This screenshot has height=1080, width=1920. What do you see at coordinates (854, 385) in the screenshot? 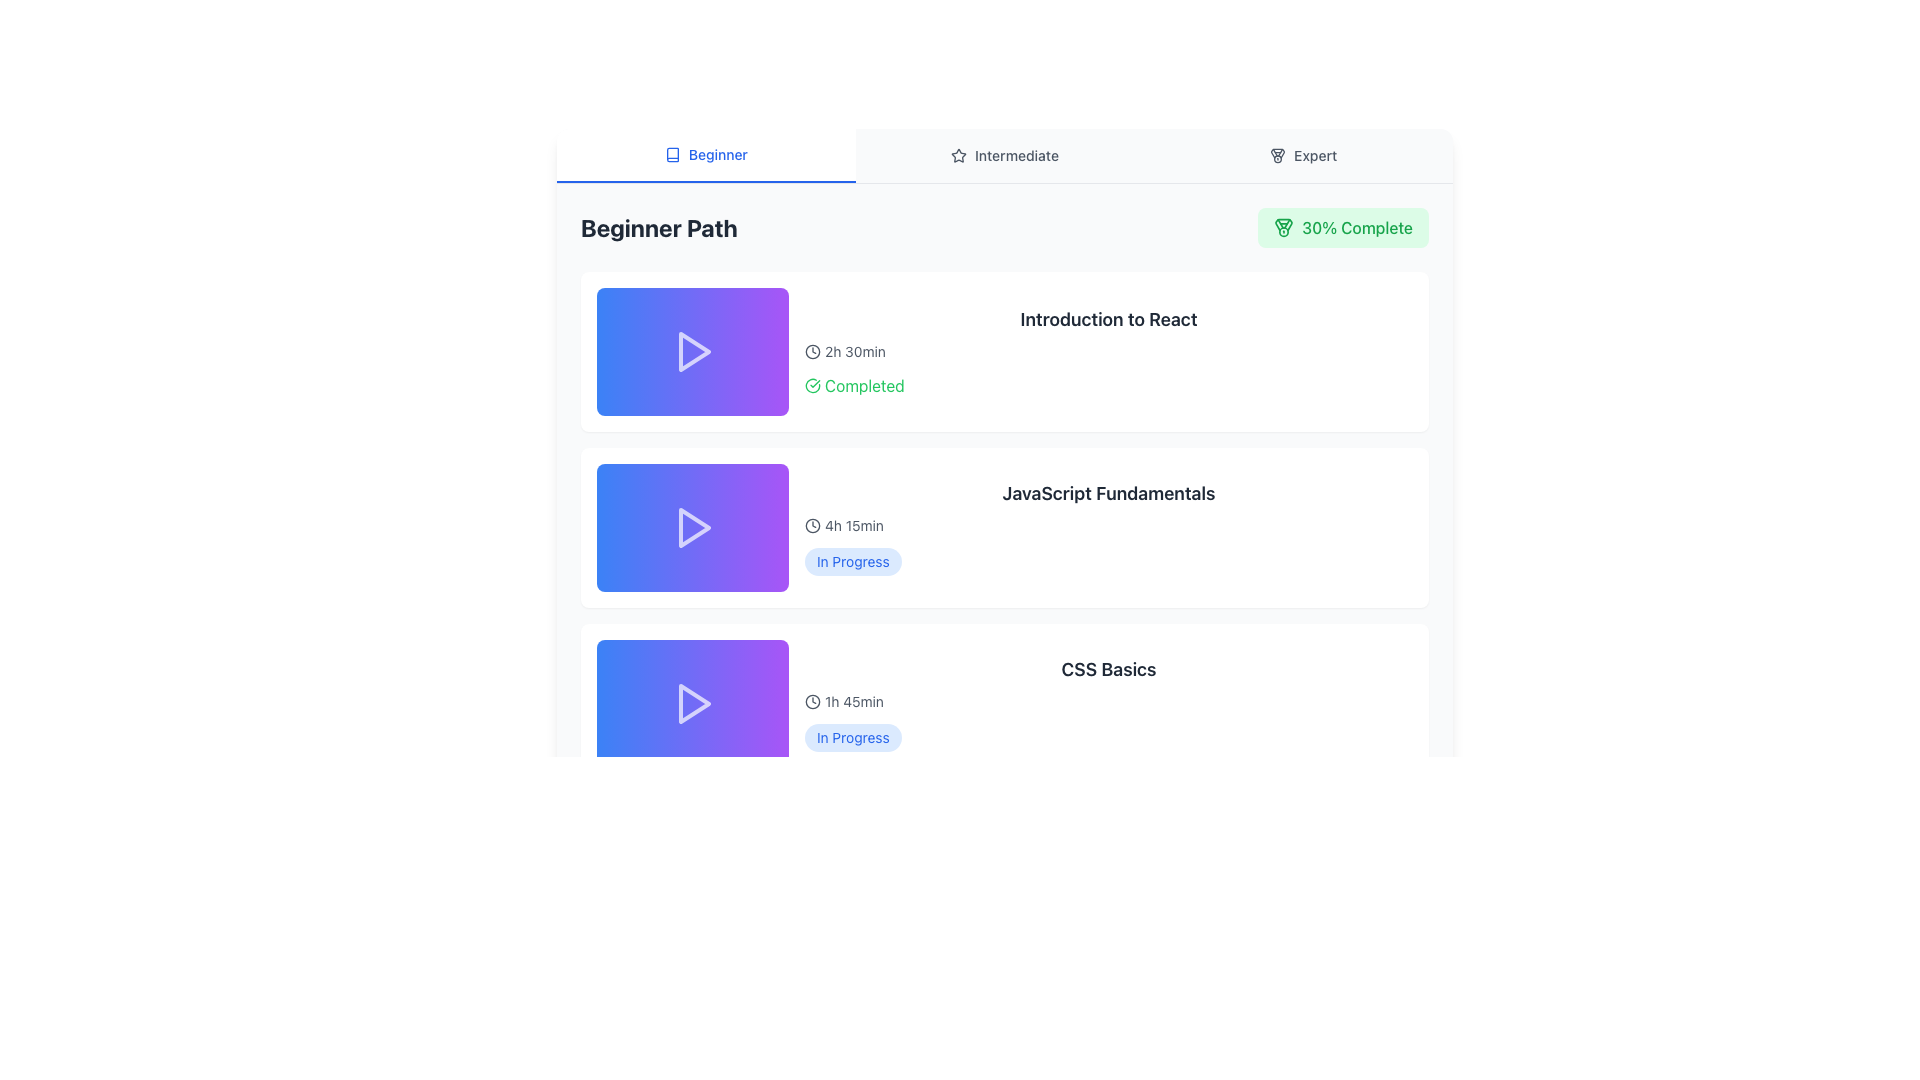
I see `the green 'Completed' status indicator with a checkmark icon located on the left side of the 'Introduction to React' course item under the time label '2h 30min'` at bounding box center [854, 385].